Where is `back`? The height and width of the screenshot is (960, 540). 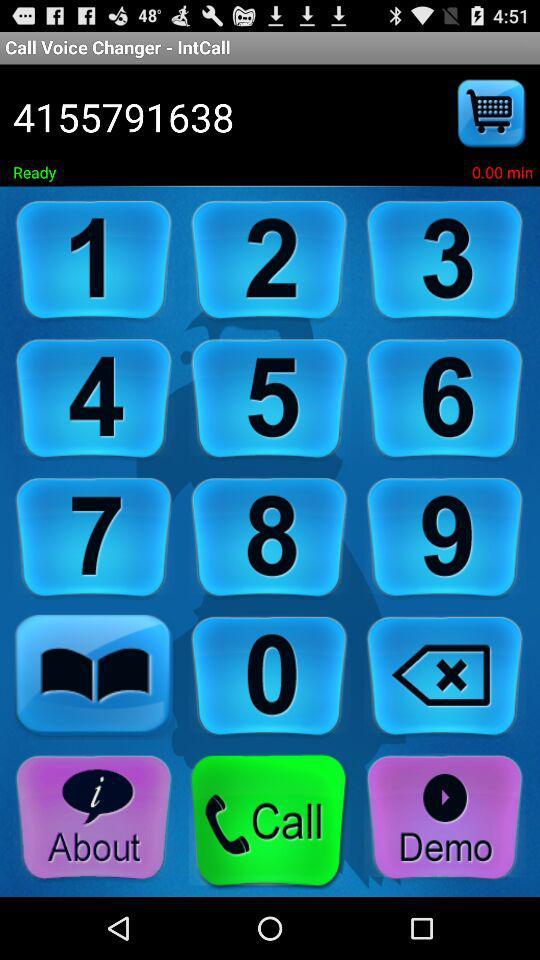
back is located at coordinates (445, 677).